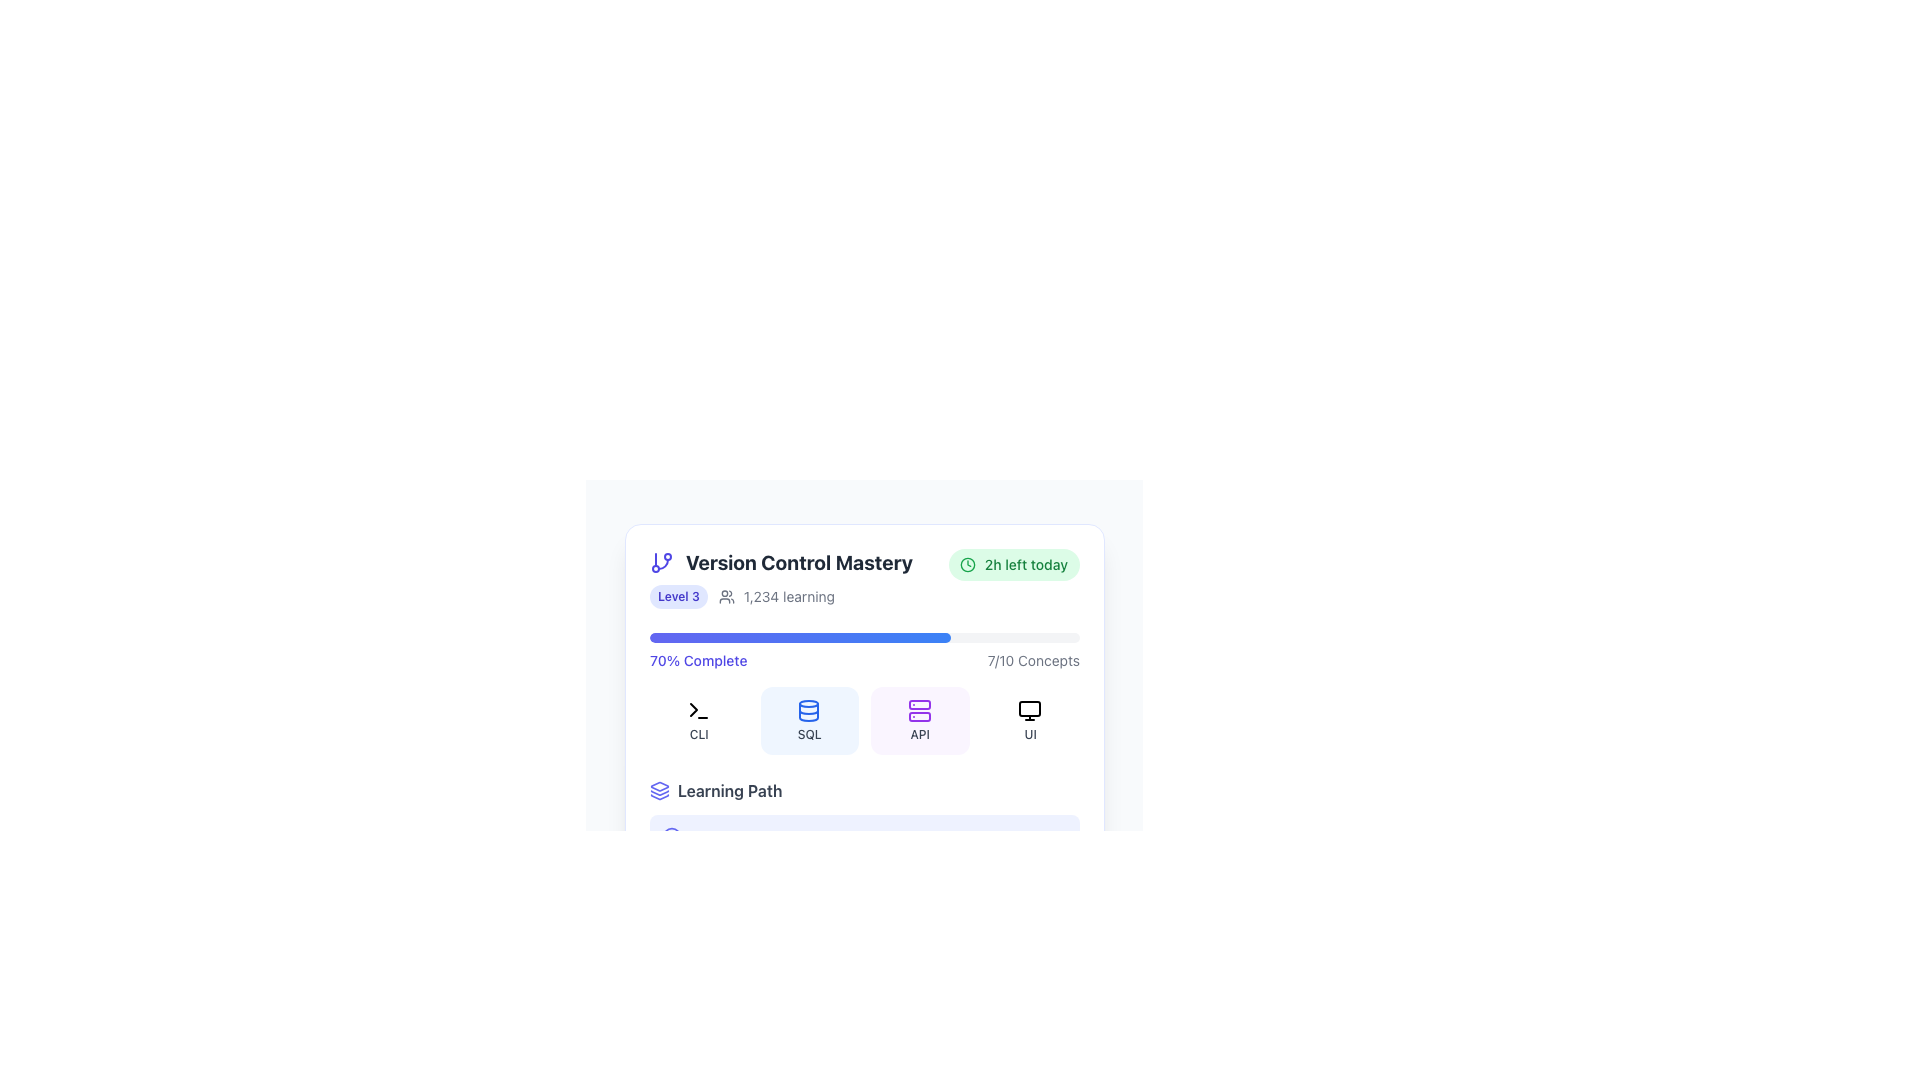 The image size is (1920, 1080). I want to click on the SVG icon that signifies completion or verification located at the lower portion of the card-like section, so click(671, 837).